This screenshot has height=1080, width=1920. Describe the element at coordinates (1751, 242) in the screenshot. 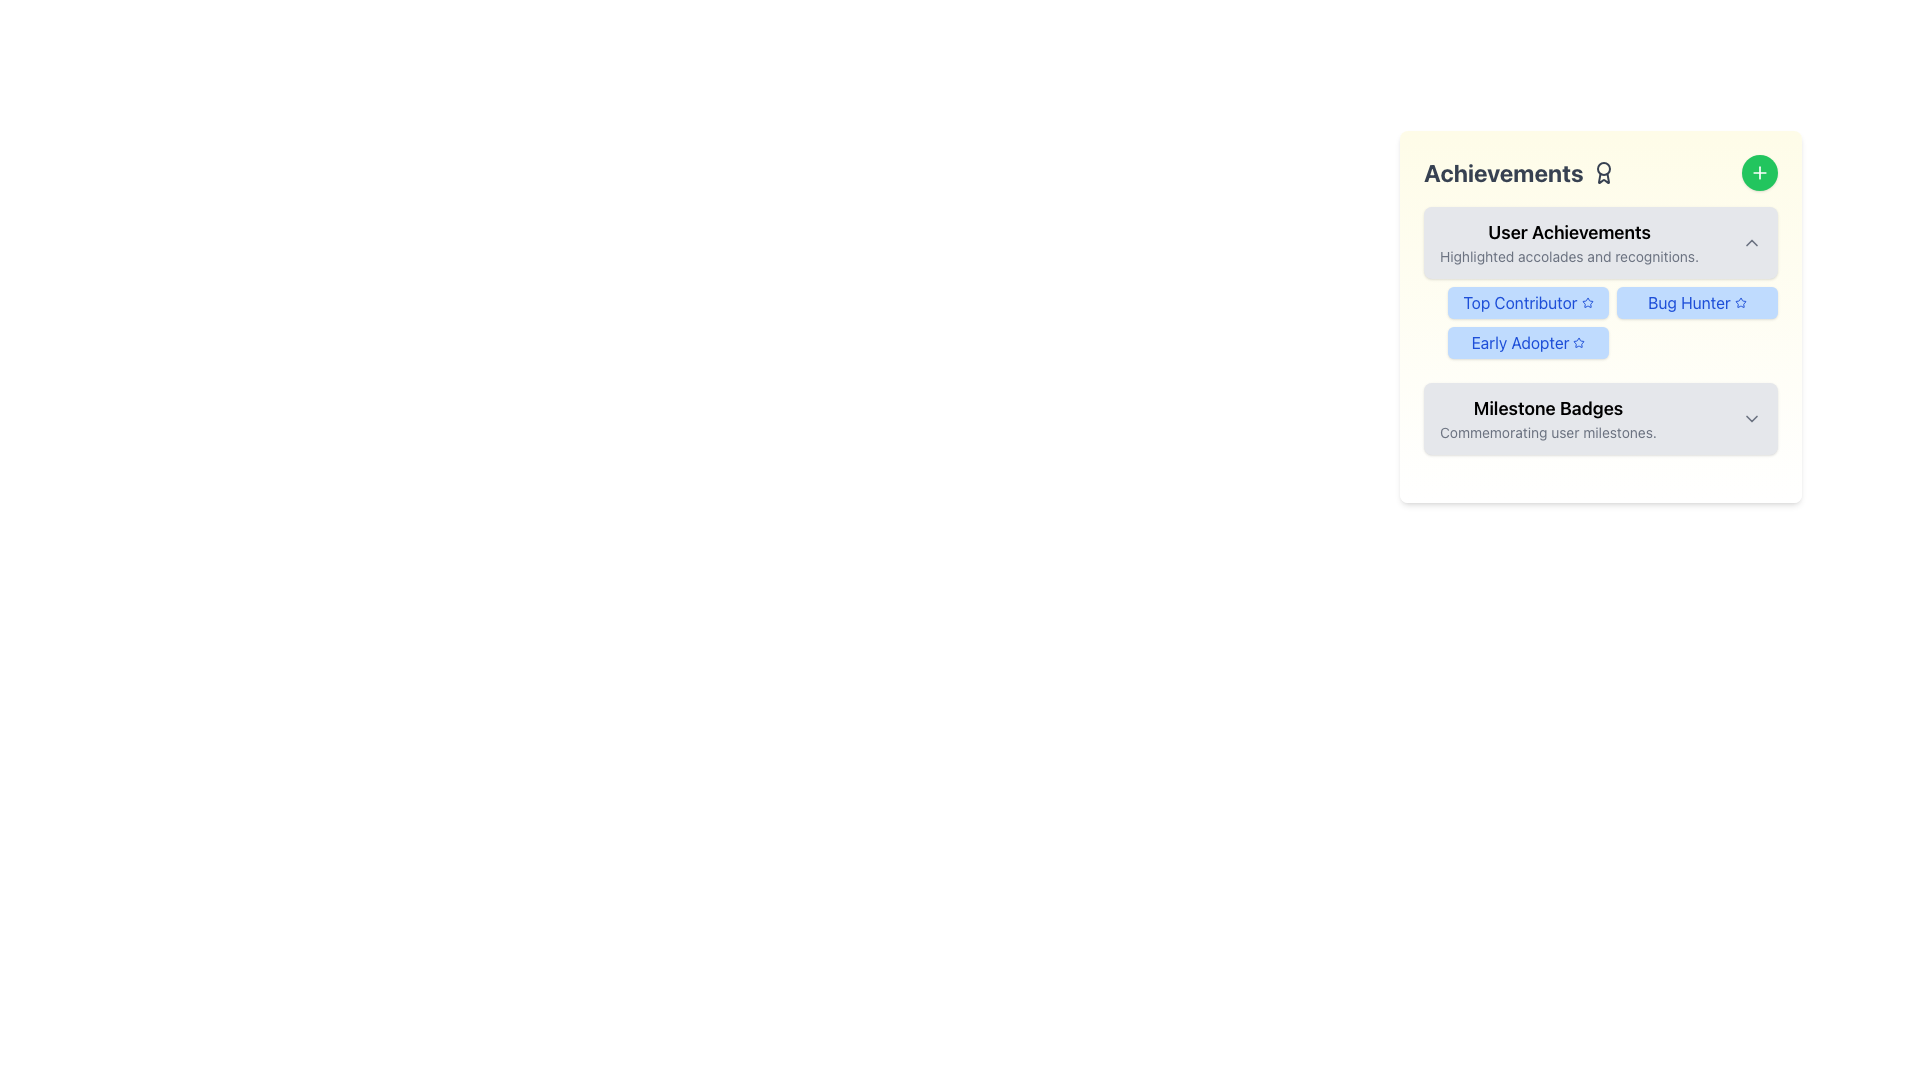

I see `the small upward-facing chevron icon located at the far right of the 'User Achievements' section for visual feedback` at that location.